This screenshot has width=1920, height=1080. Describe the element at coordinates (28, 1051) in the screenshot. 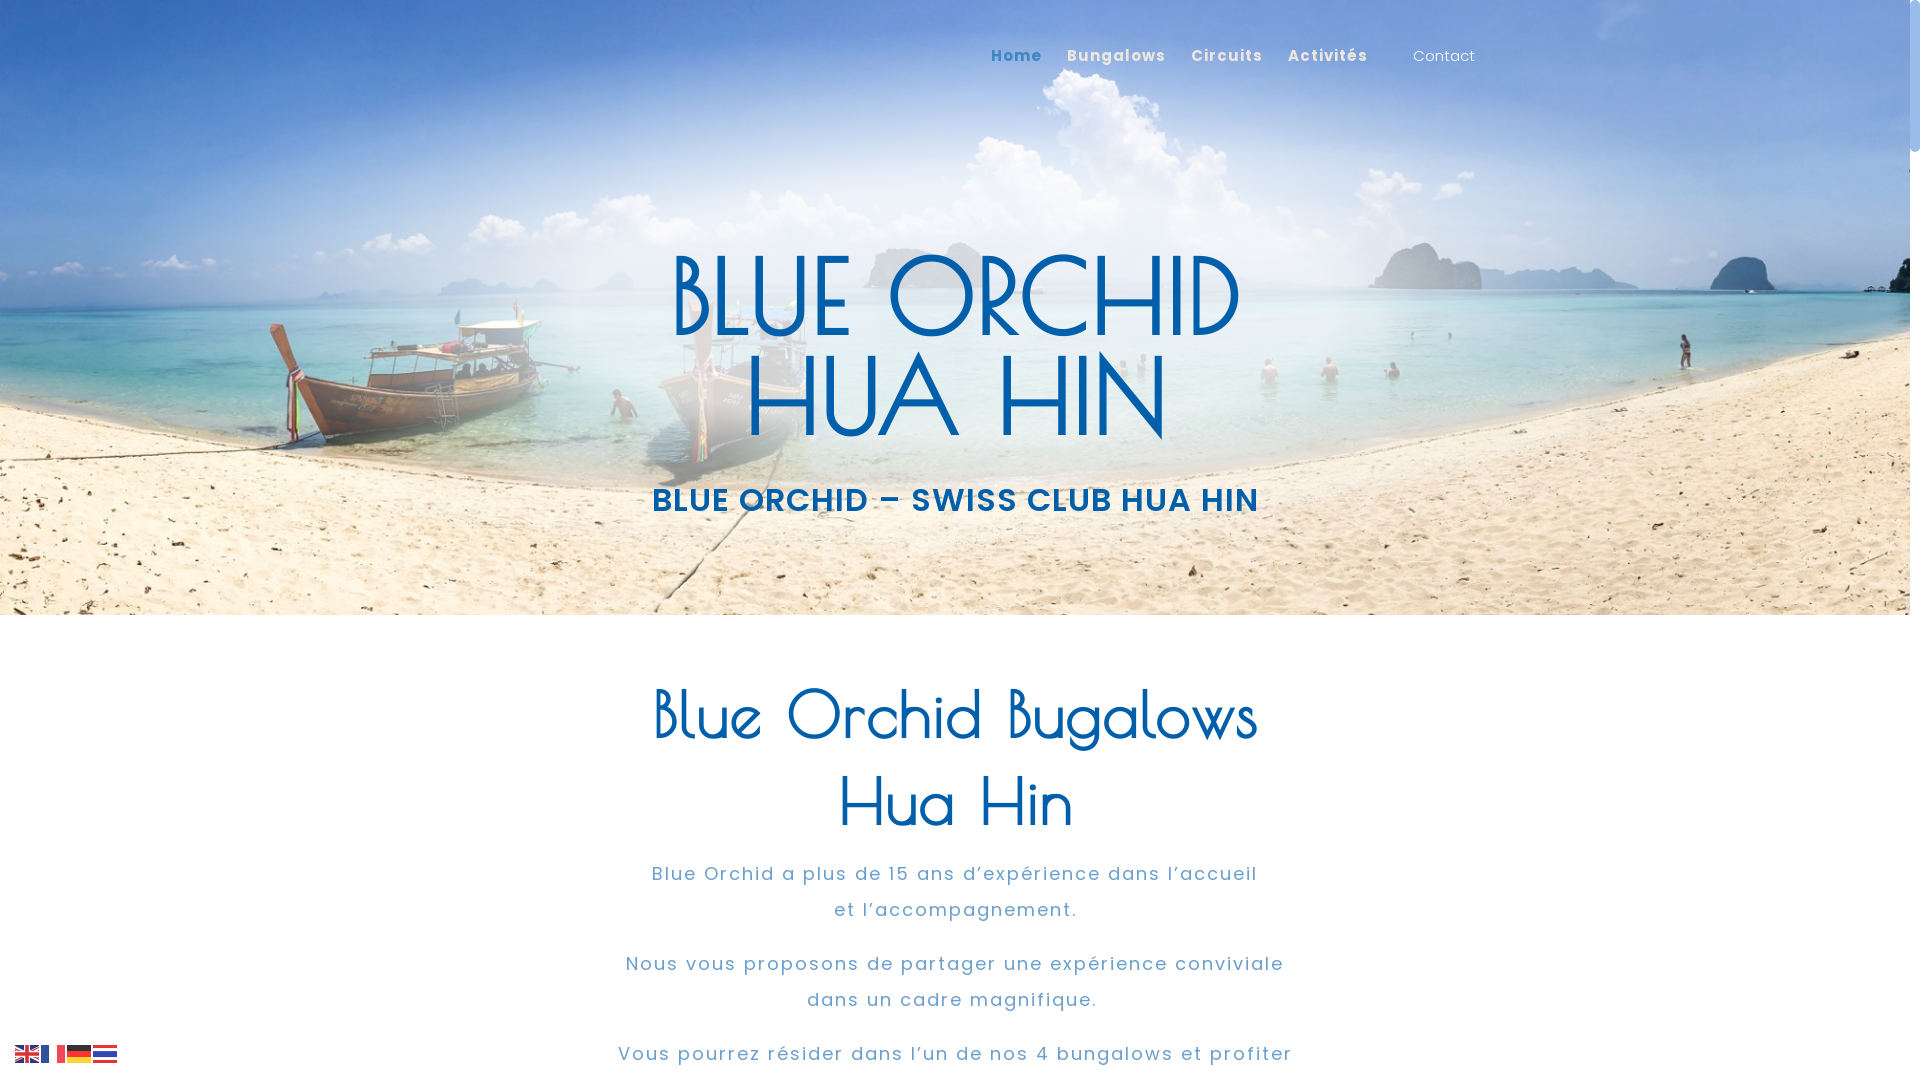

I see `'English'` at that location.